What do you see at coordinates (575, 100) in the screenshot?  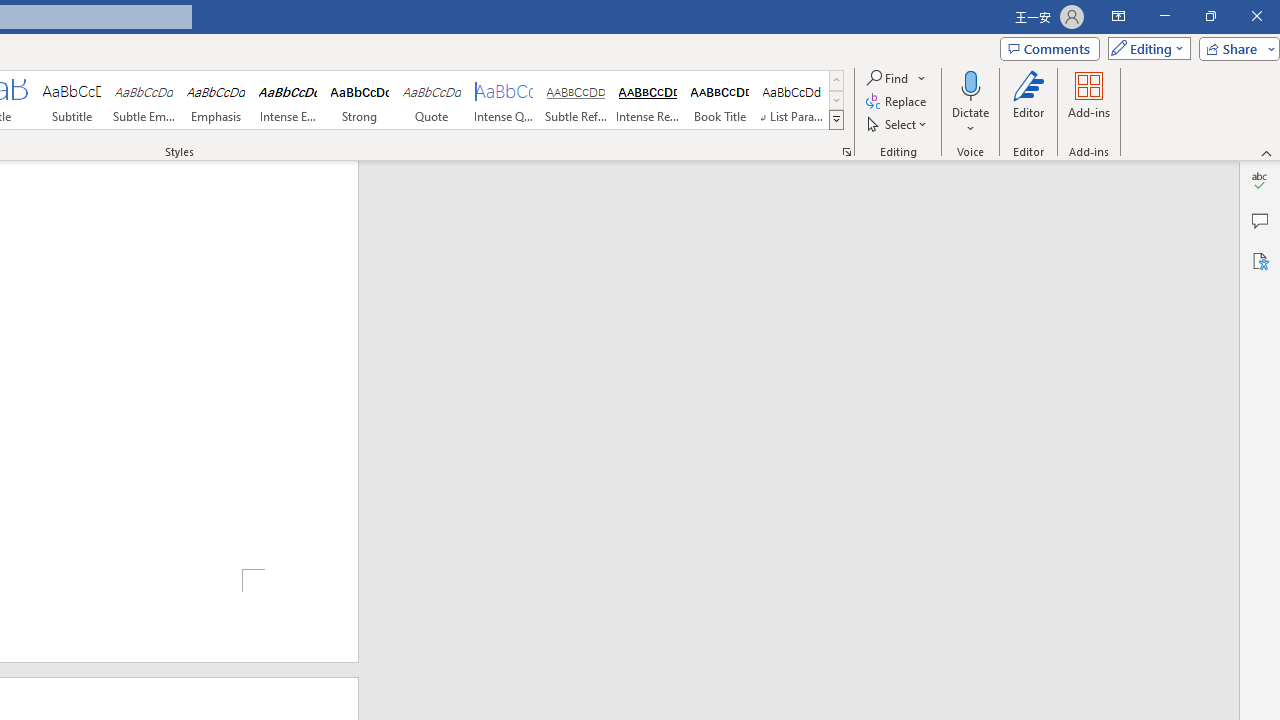 I see `'Subtle Reference'` at bounding box center [575, 100].